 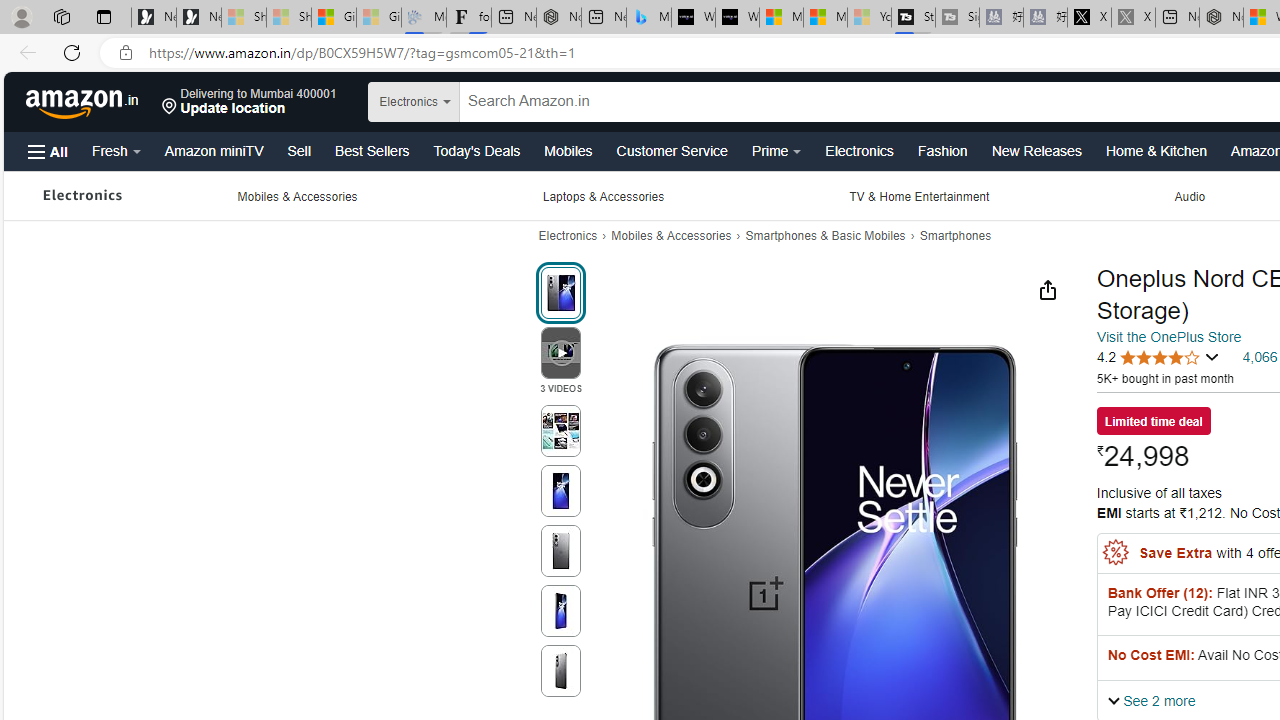 I want to click on '4.2 4.2 out of 5 stars', so click(x=1158, y=356).